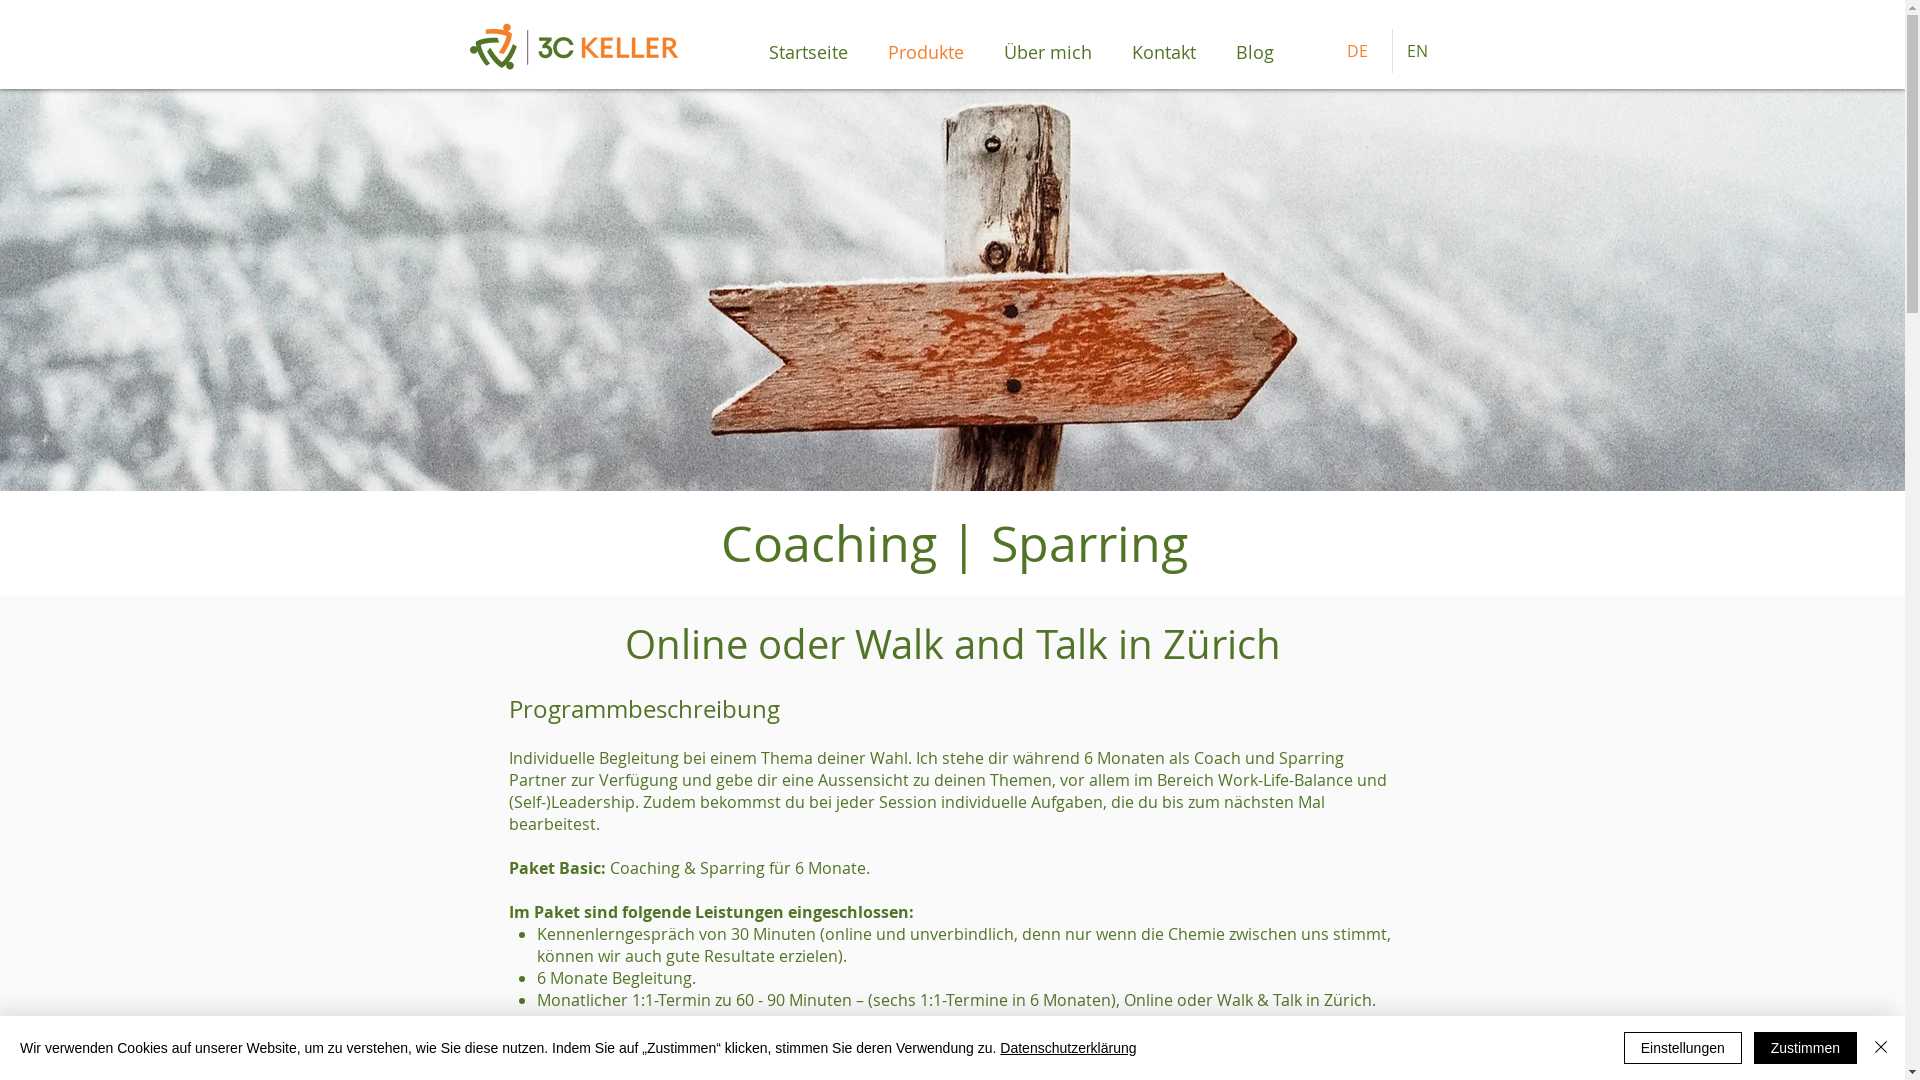  What do you see at coordinates (1805, 1047) in the screenshot?
I see `'Zustimmen'` at bounding box center [1805, 1047].